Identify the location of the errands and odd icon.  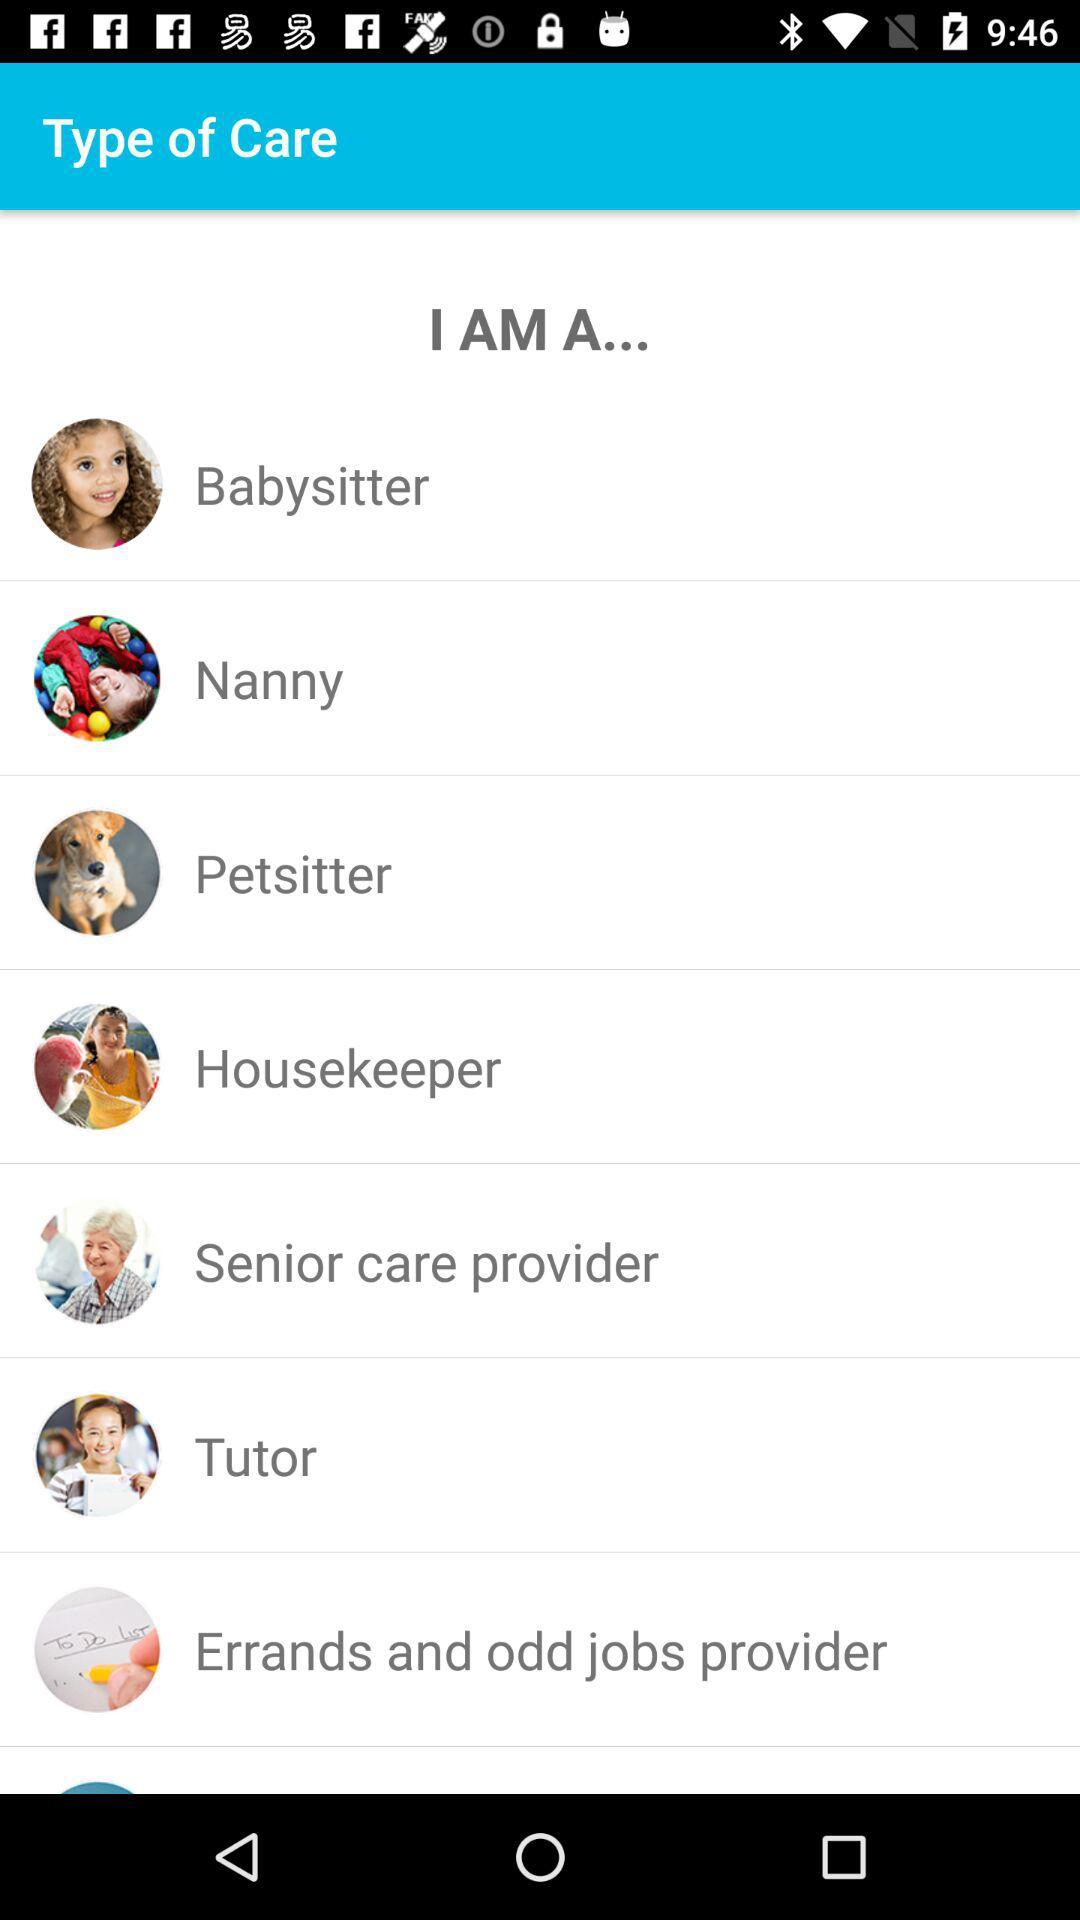
(541, 1649).